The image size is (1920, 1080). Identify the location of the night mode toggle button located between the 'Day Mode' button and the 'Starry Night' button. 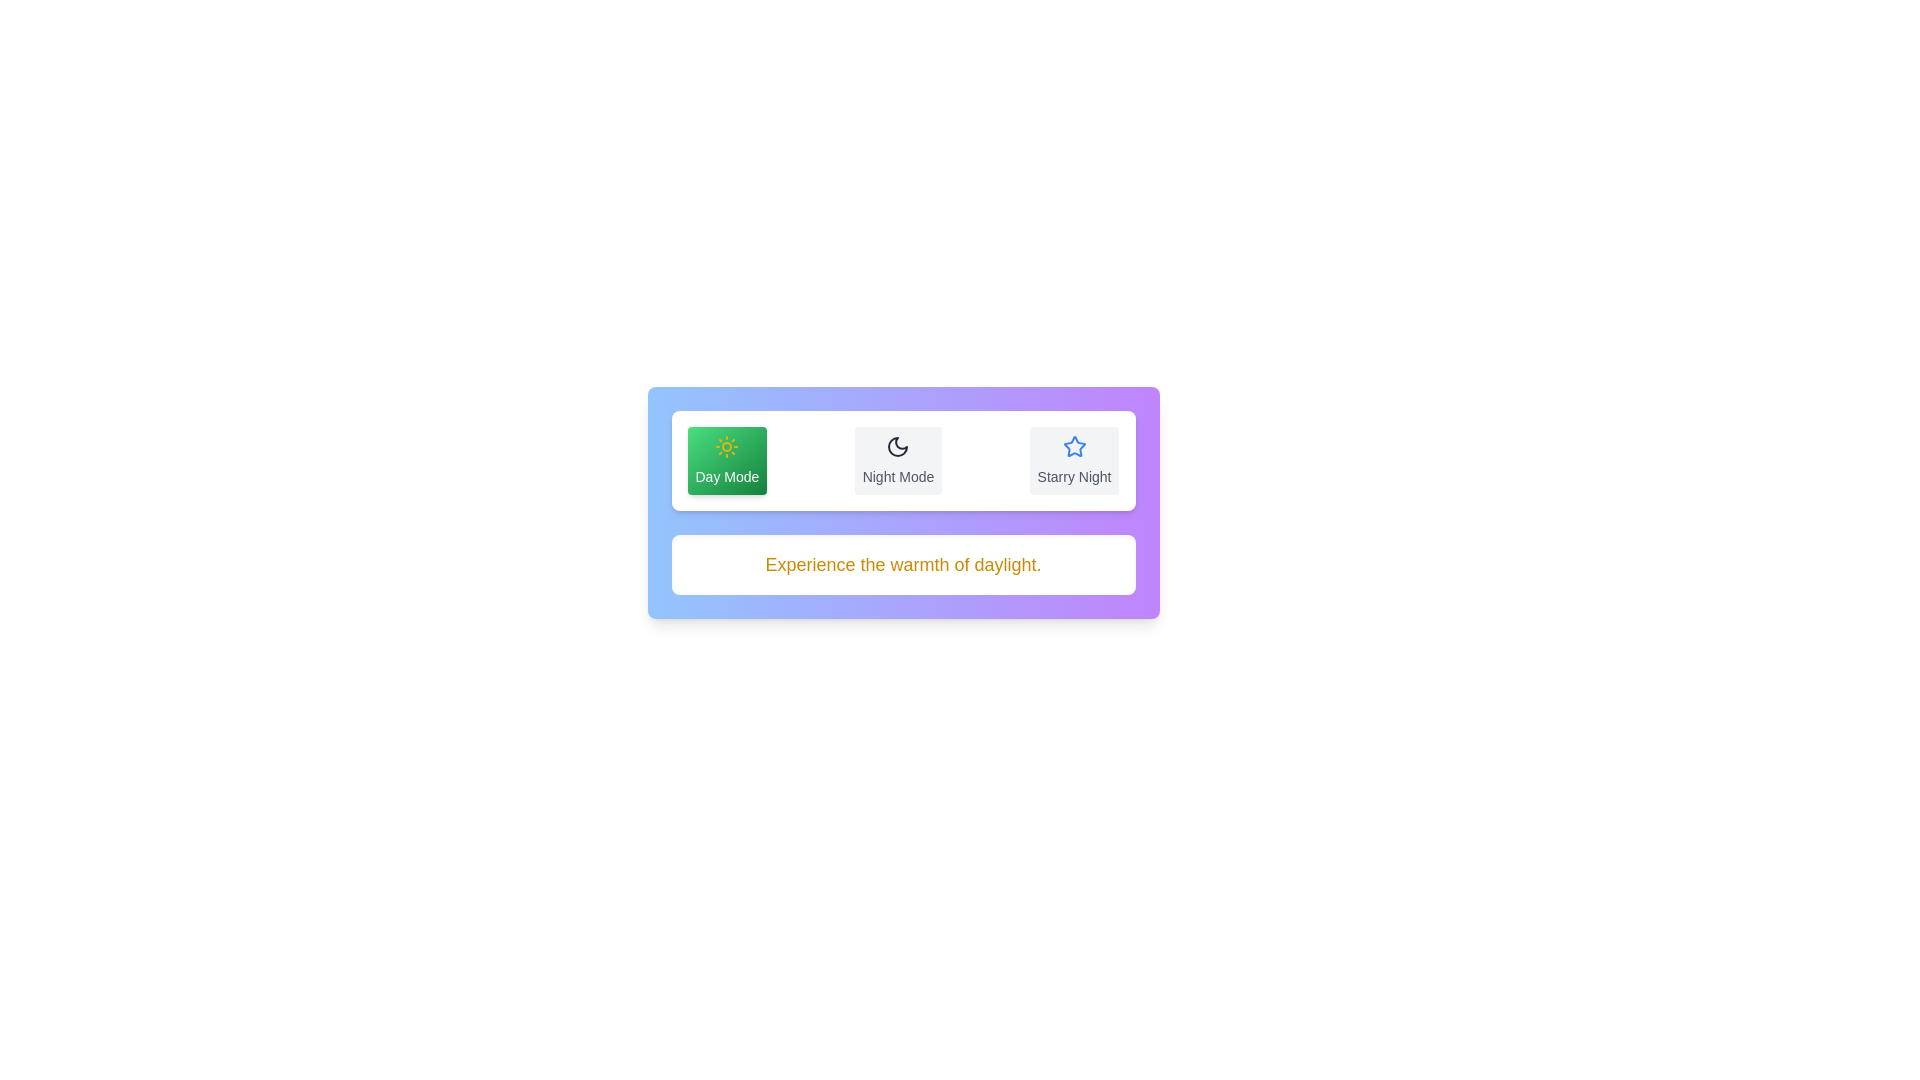
(897, 461).